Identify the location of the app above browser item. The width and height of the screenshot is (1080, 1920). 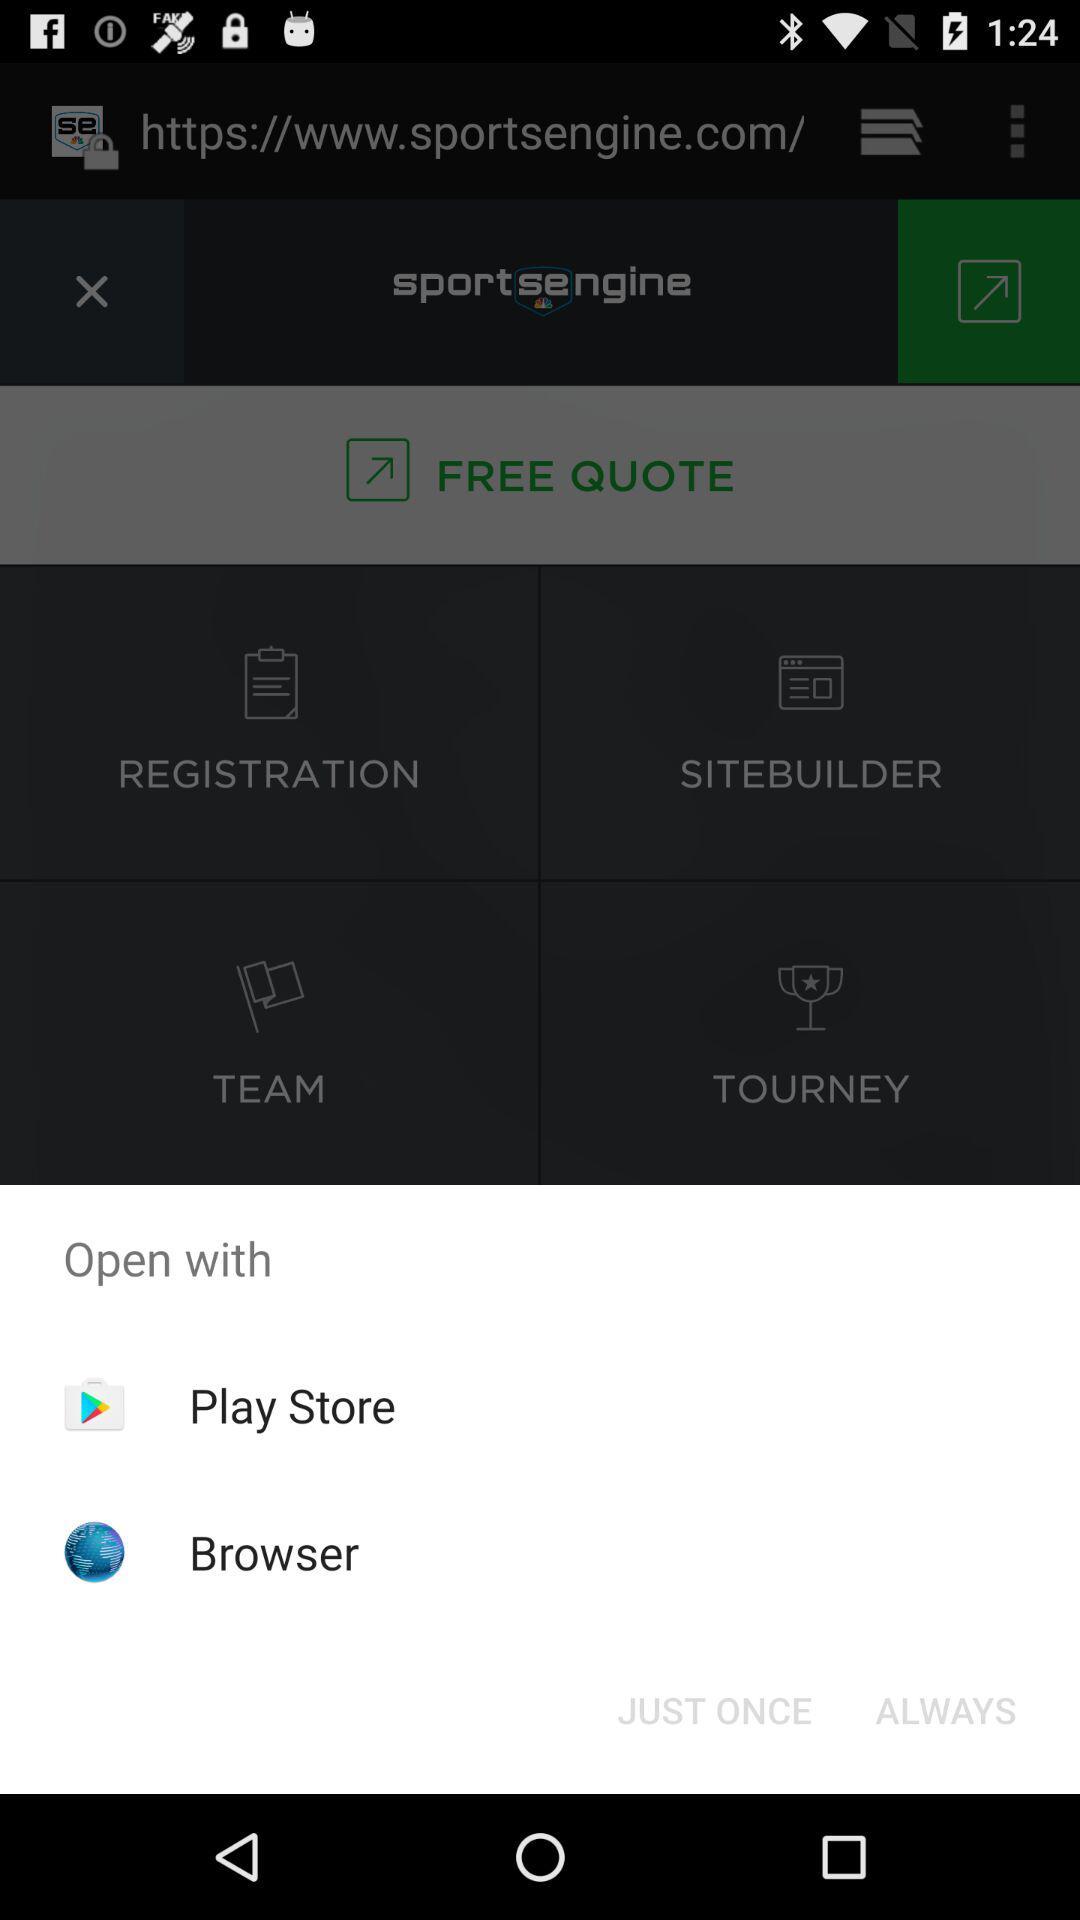
(292, 1404).